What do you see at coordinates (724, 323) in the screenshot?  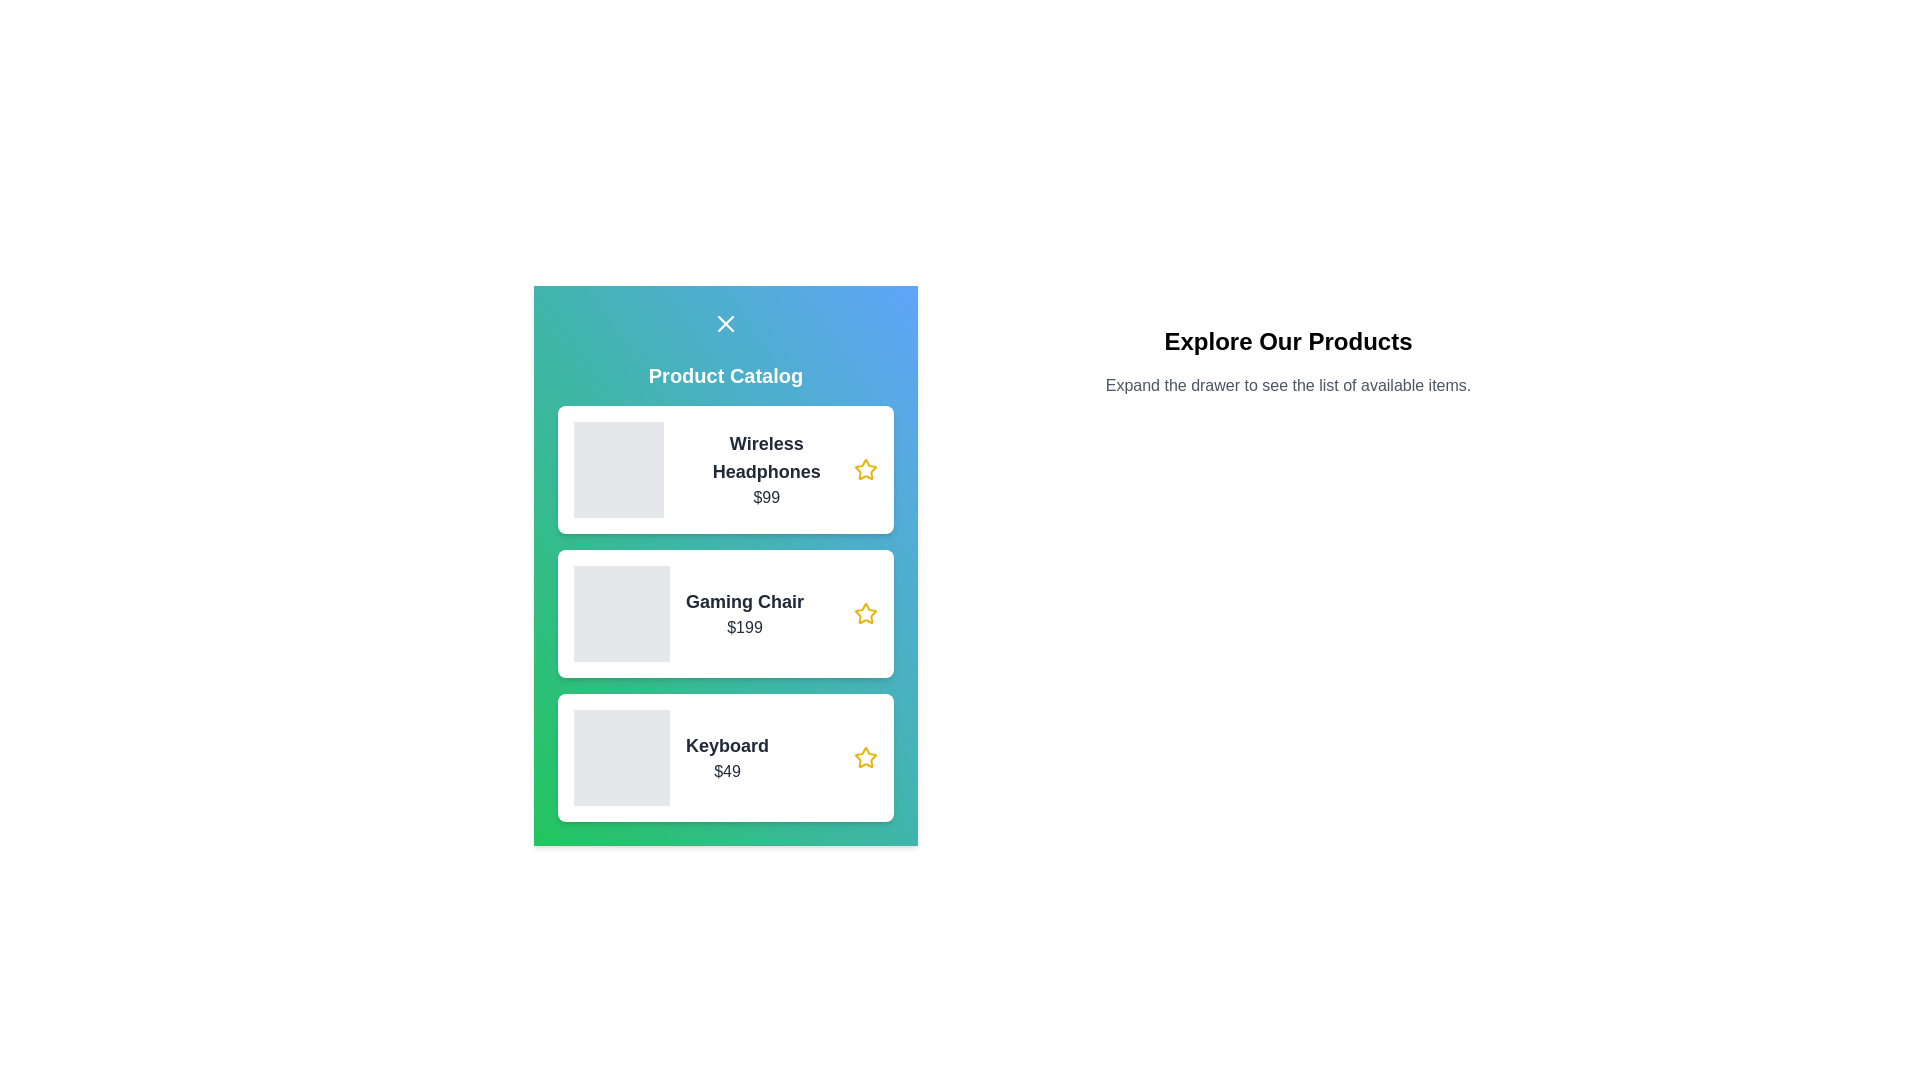 I see `toggle button at the top of the drawer to toggle its open or closed state` at bounding box center [724, 323].